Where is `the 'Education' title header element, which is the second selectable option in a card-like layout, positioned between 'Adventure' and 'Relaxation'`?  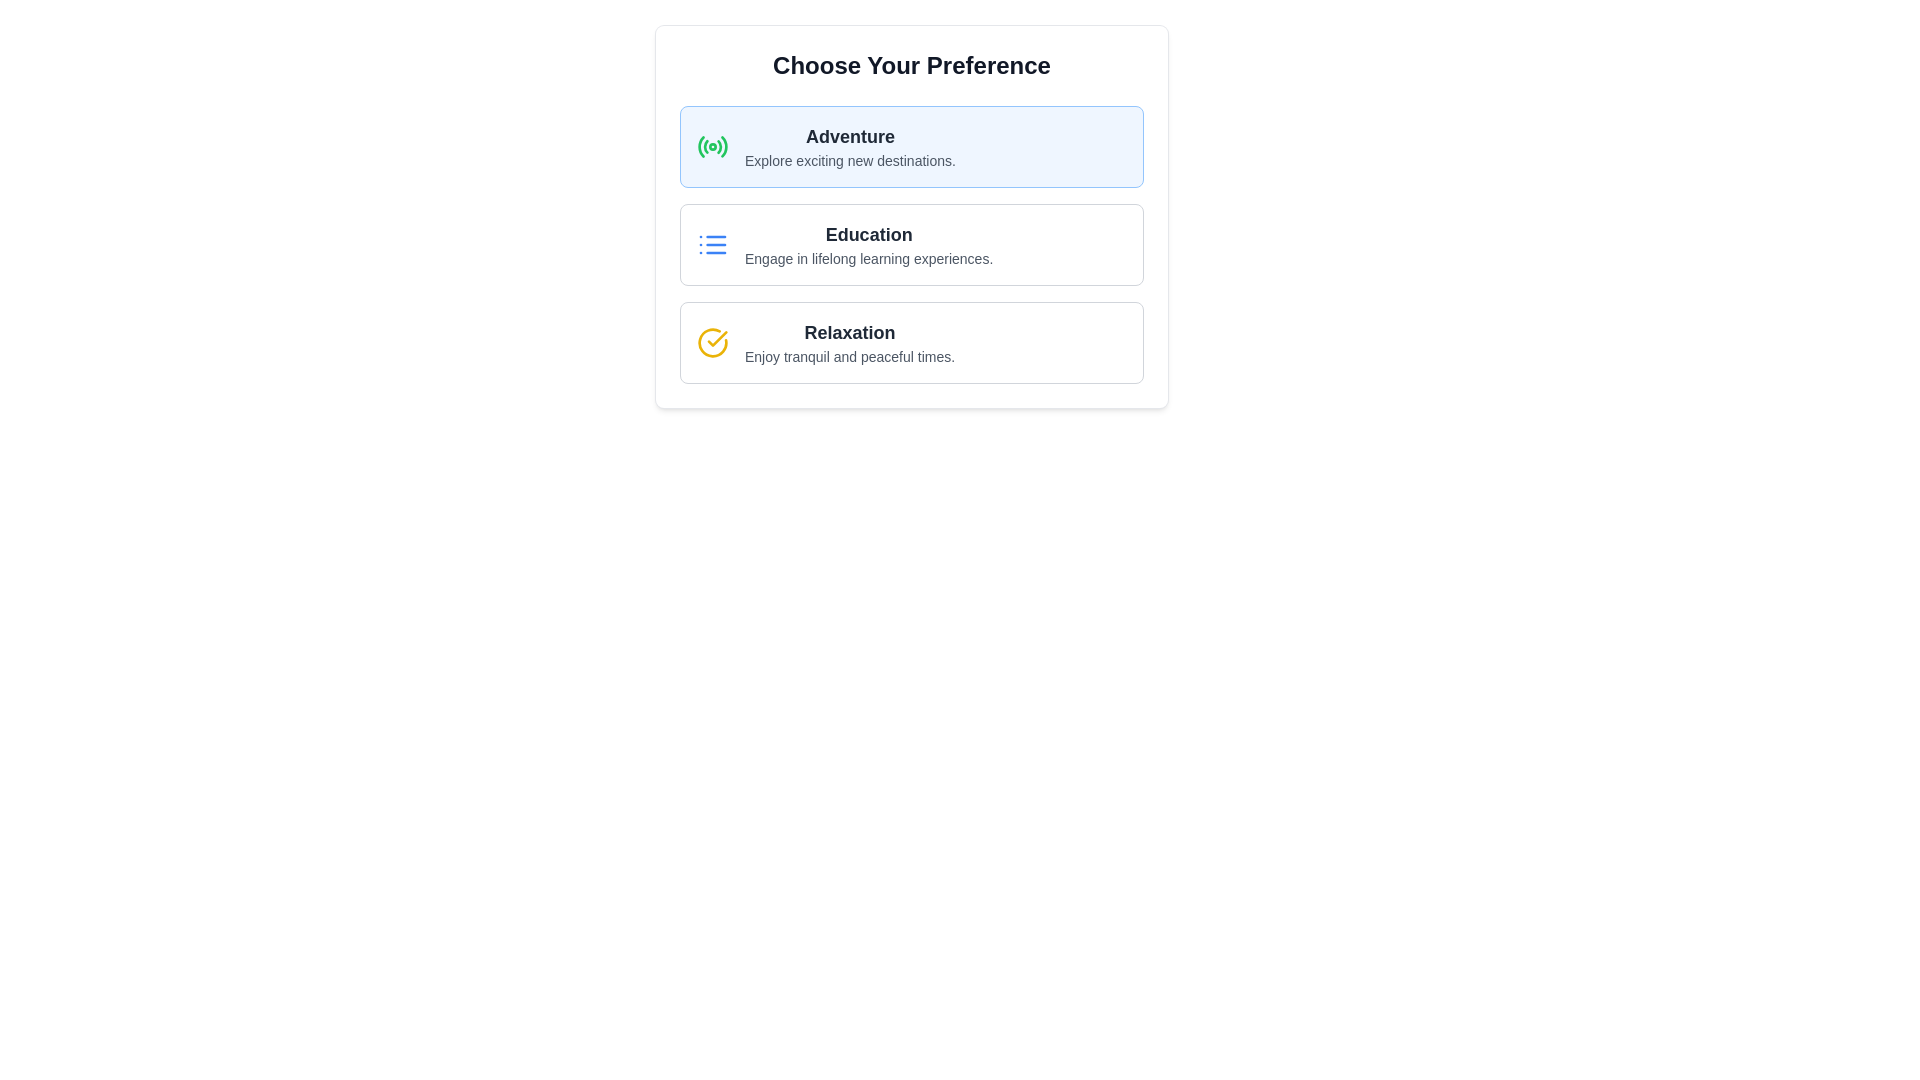 the 'Education' title header element, which is the second selectable option in a card-like layout, positioned between 'Adventure' and 'Relaxation' is located at coordinates (869, 234).